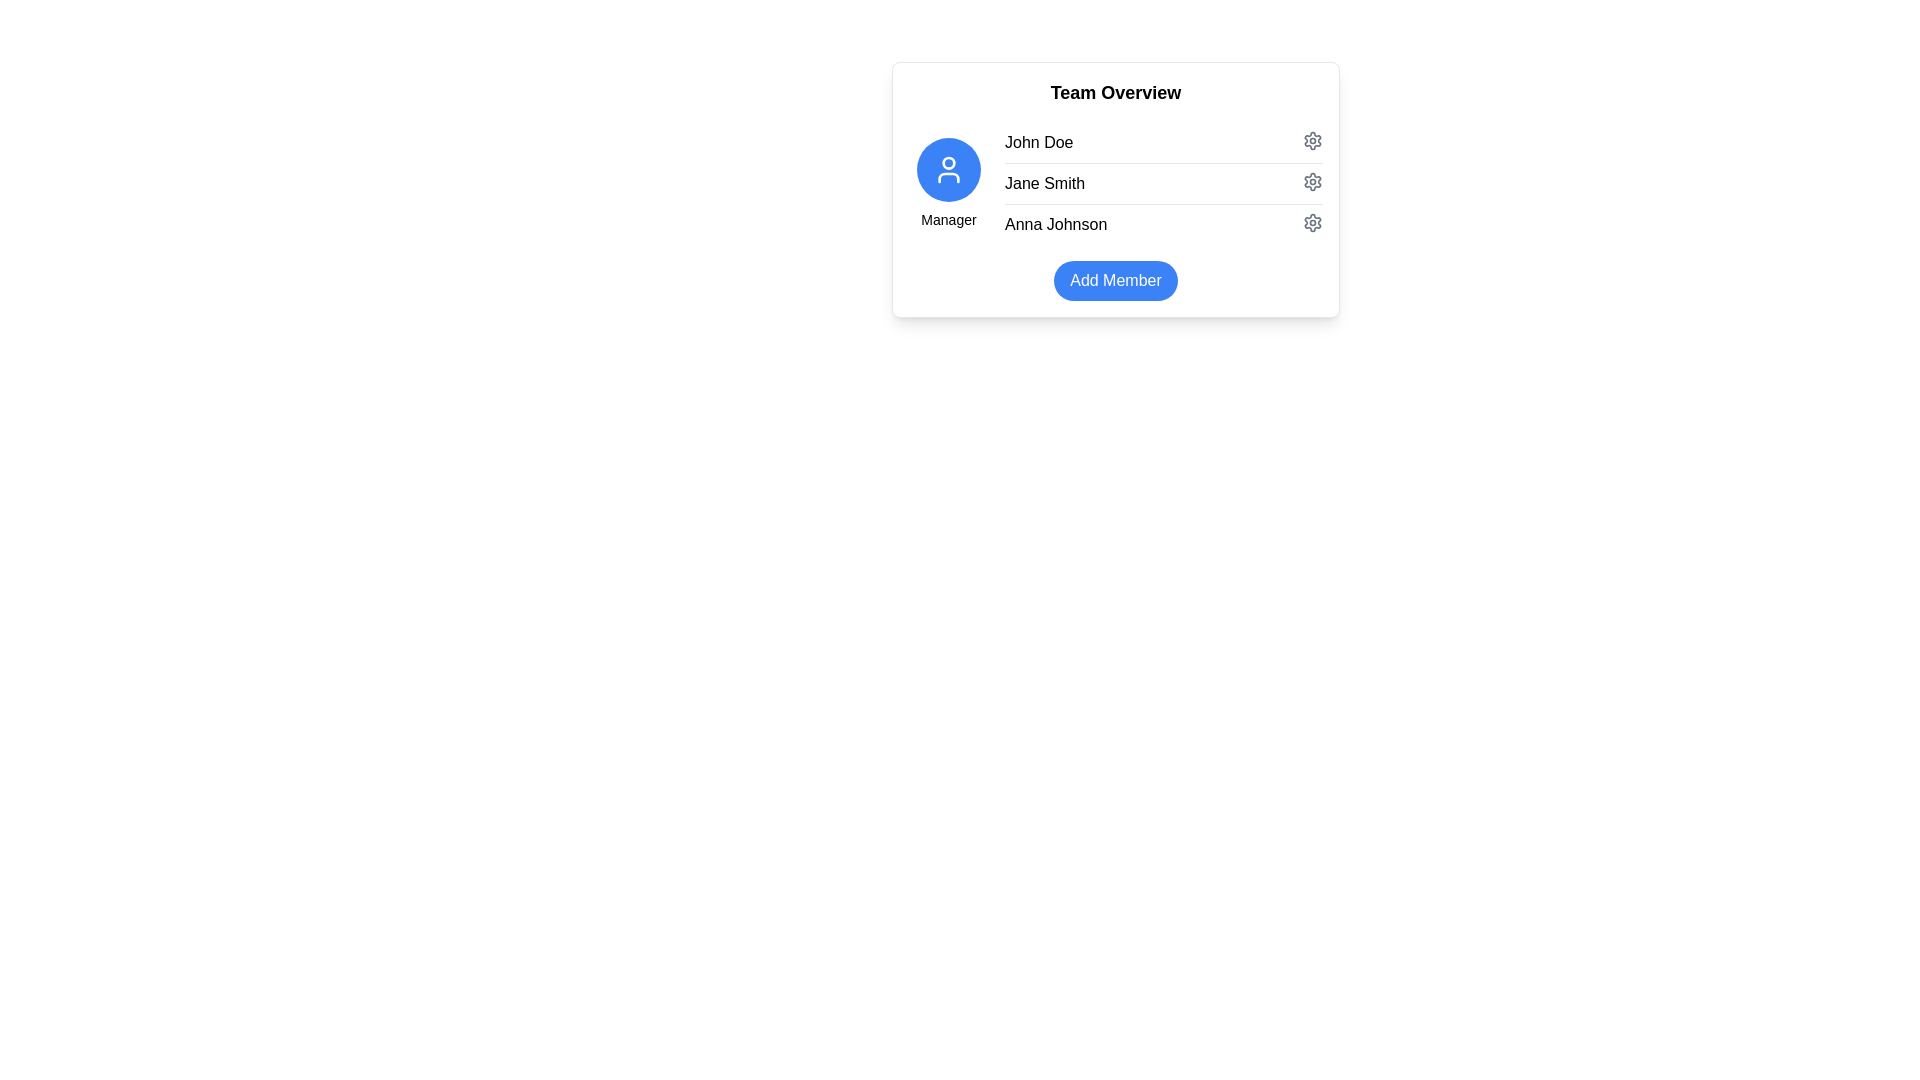 This screenshot has width=1920, height=1080. Describe the element at coordinates (1313, 223) in the screenshot. I see `the icon button located at the far-right side of the 'Anna Johnson' row` at that location.